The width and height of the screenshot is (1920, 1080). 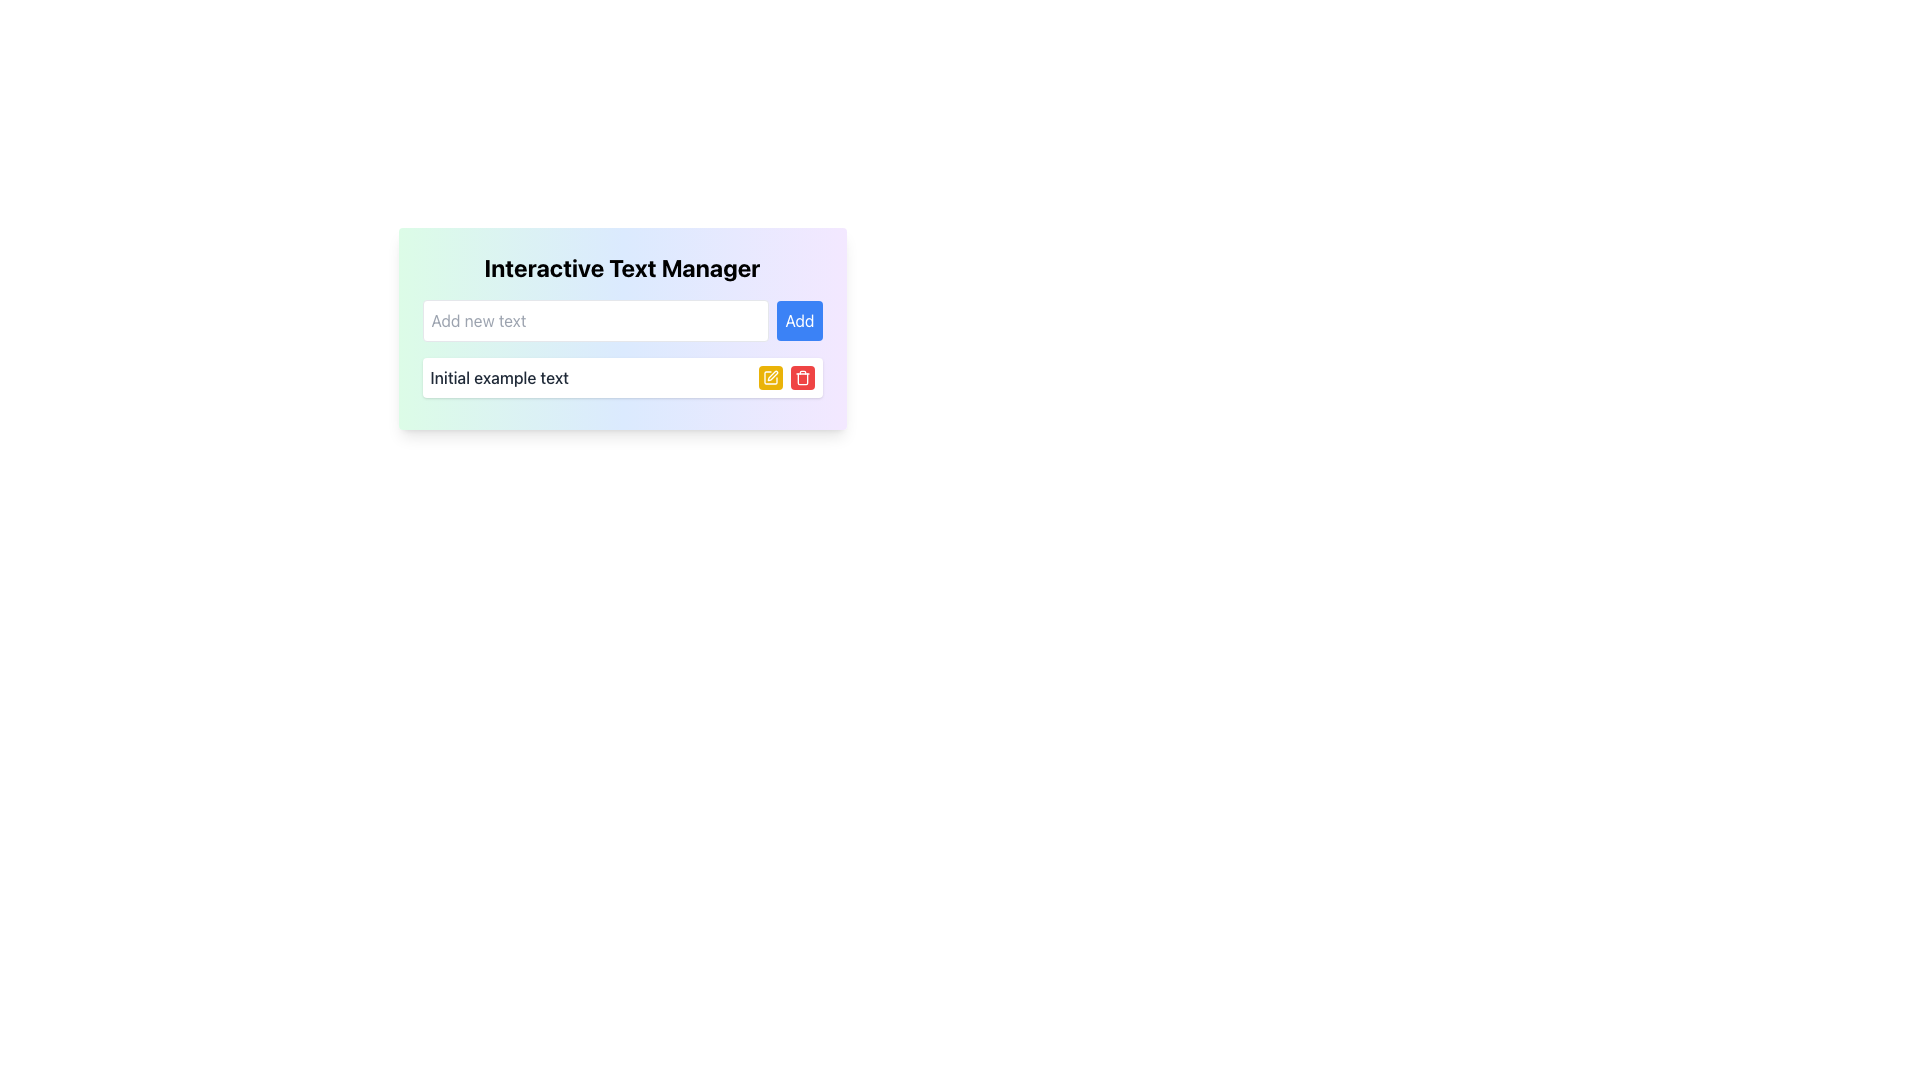 What do you see at coordinates (802, 378) in the screenshot?
I see `the small rounded rectangular button with a red background and white trash can icon, located as the second button on the right in the horizontal row below the 'Initial example text' input field` at bounding box center [802, 378].